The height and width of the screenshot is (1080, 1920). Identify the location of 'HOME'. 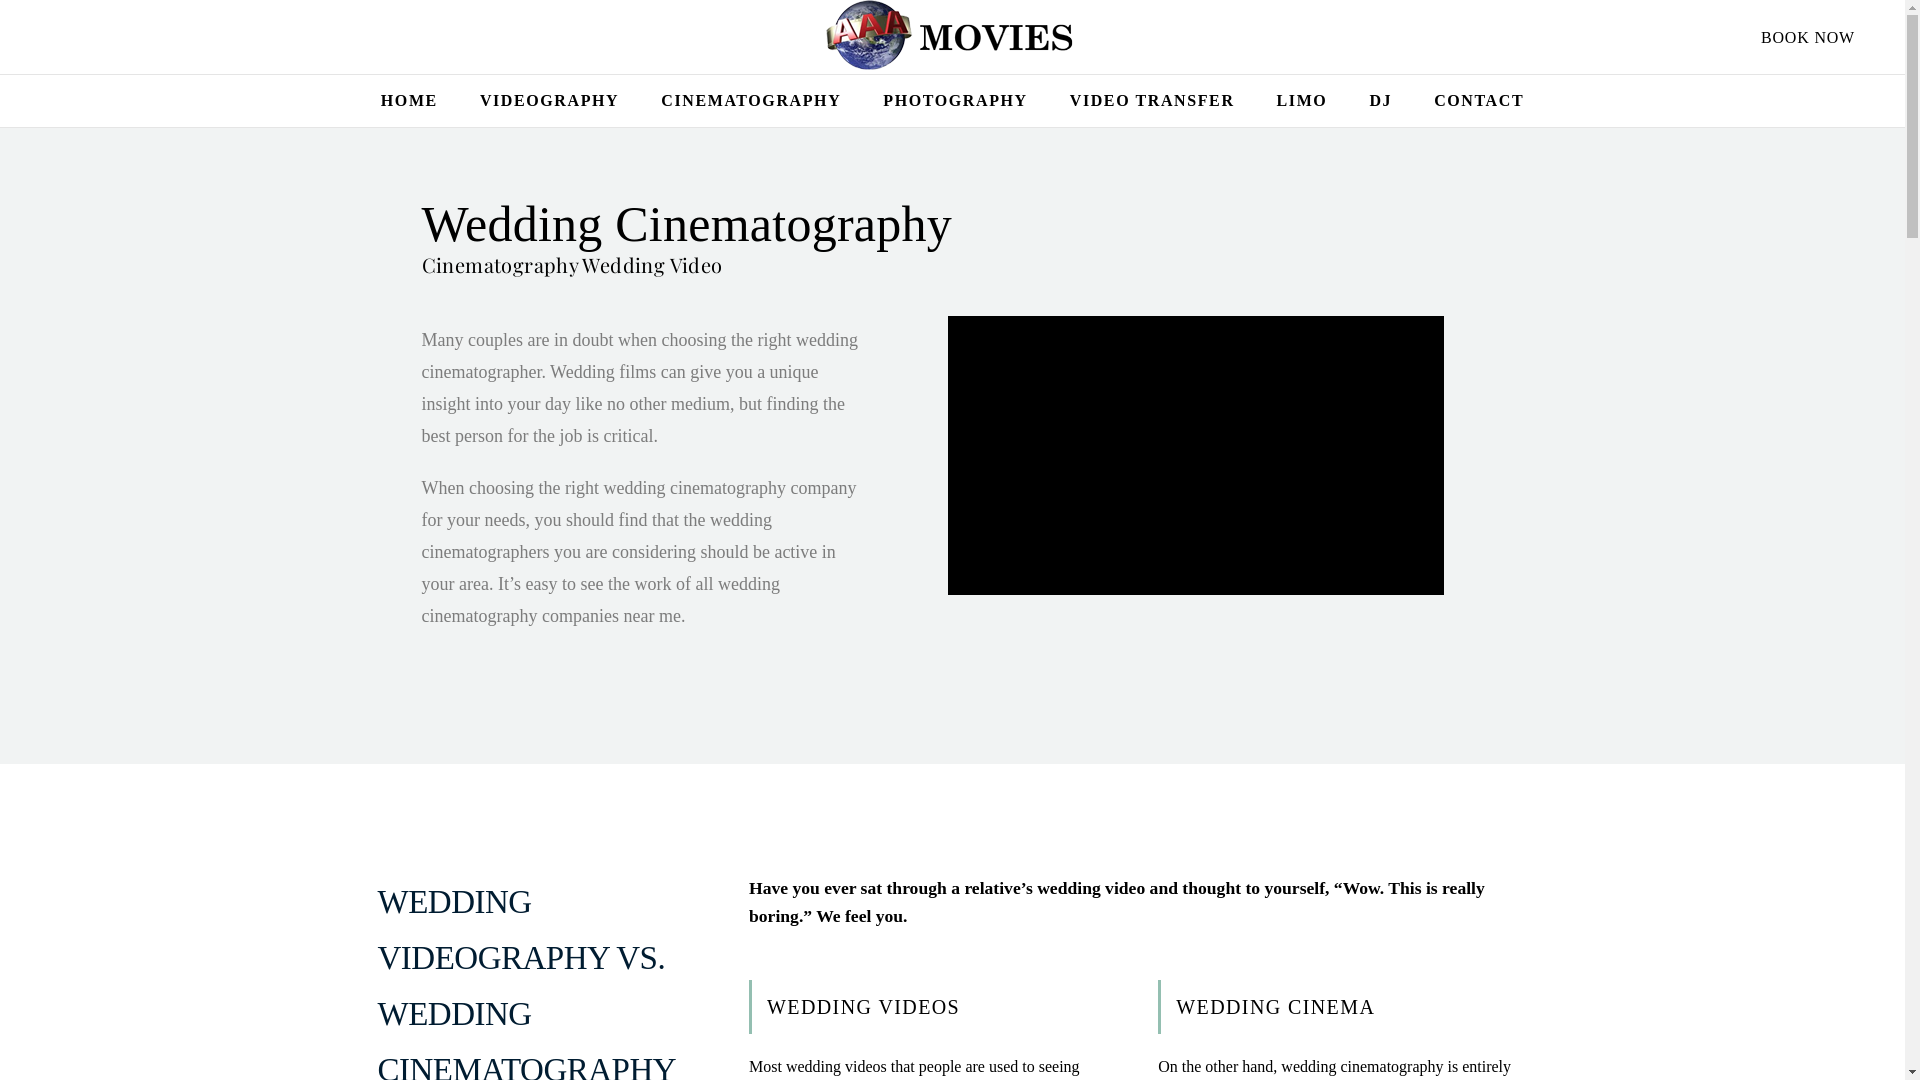
(408, 100).